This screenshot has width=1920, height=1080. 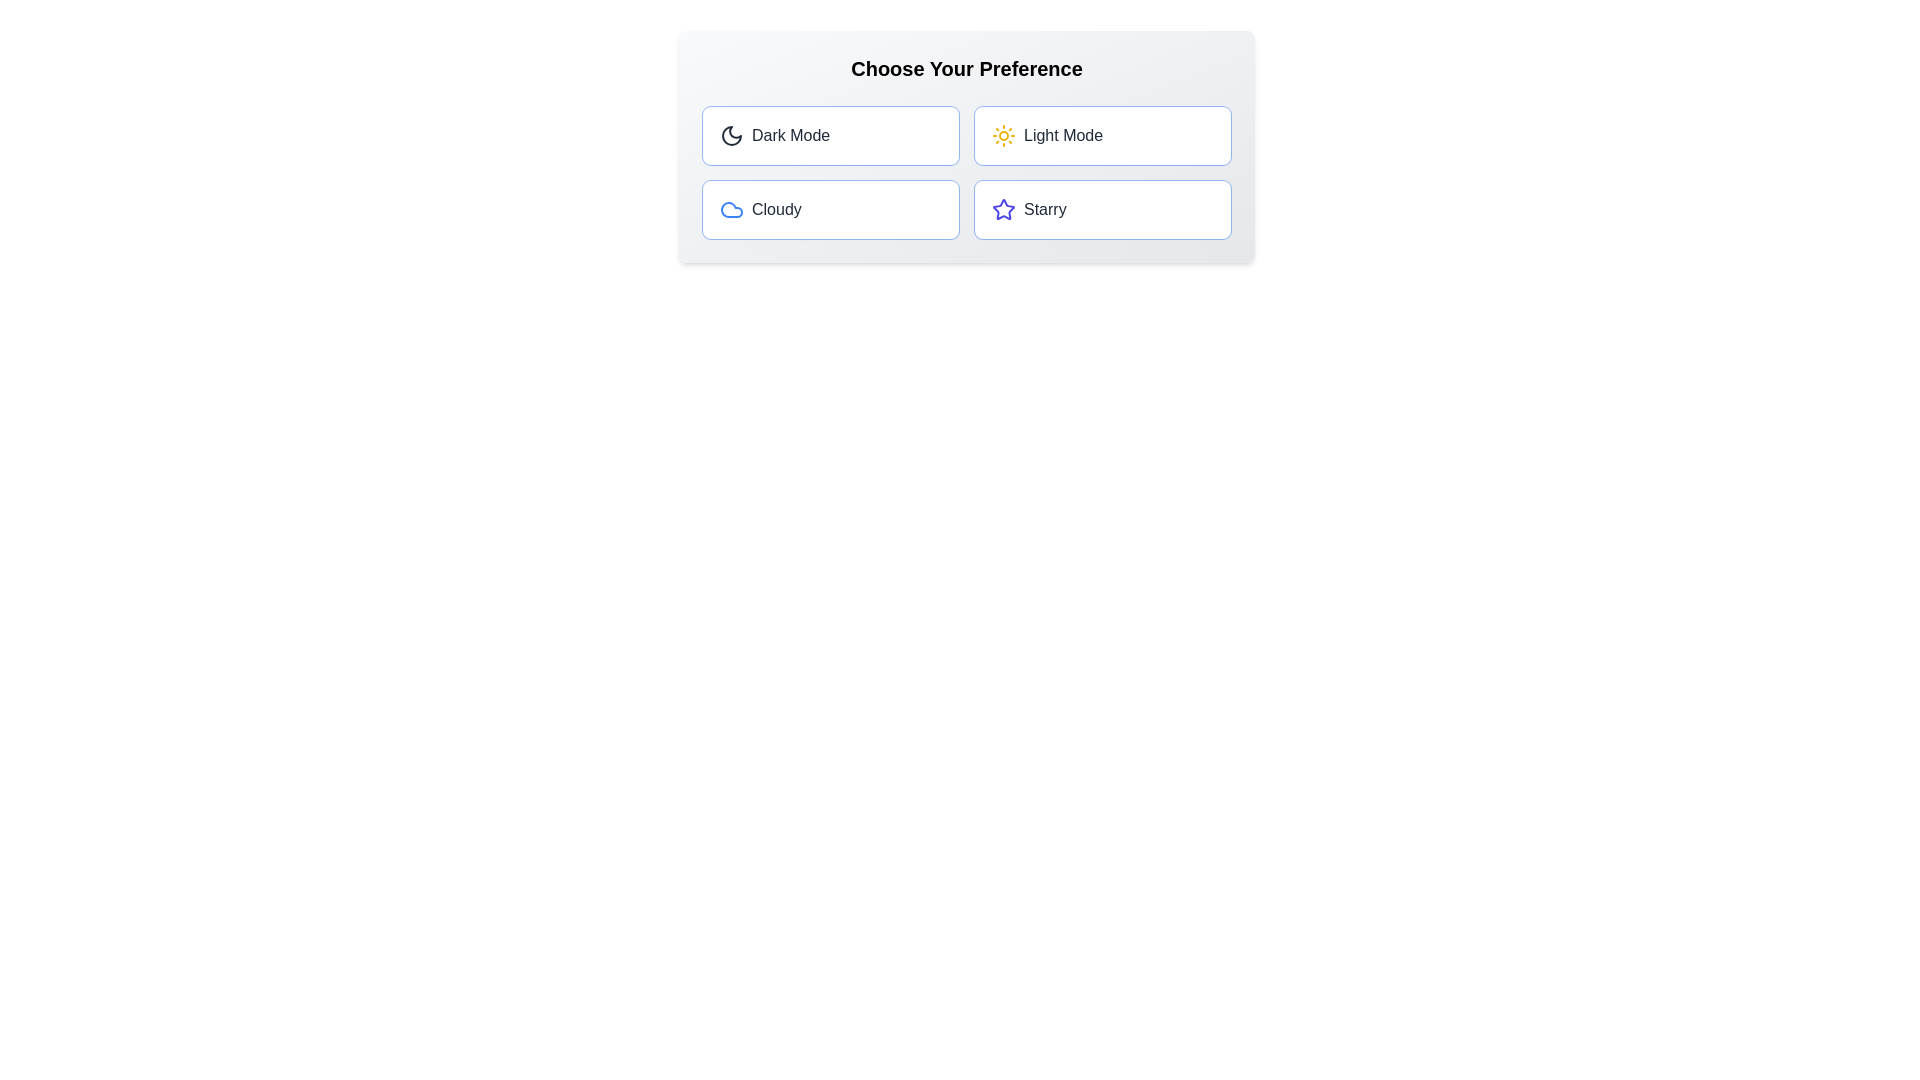 What do you see at coordinates (730, 135) in the screenshot?
I see `the 'Dark Mode' icon located on the left side of the 'Dark Mode' text` at bounding box center [730, 135].